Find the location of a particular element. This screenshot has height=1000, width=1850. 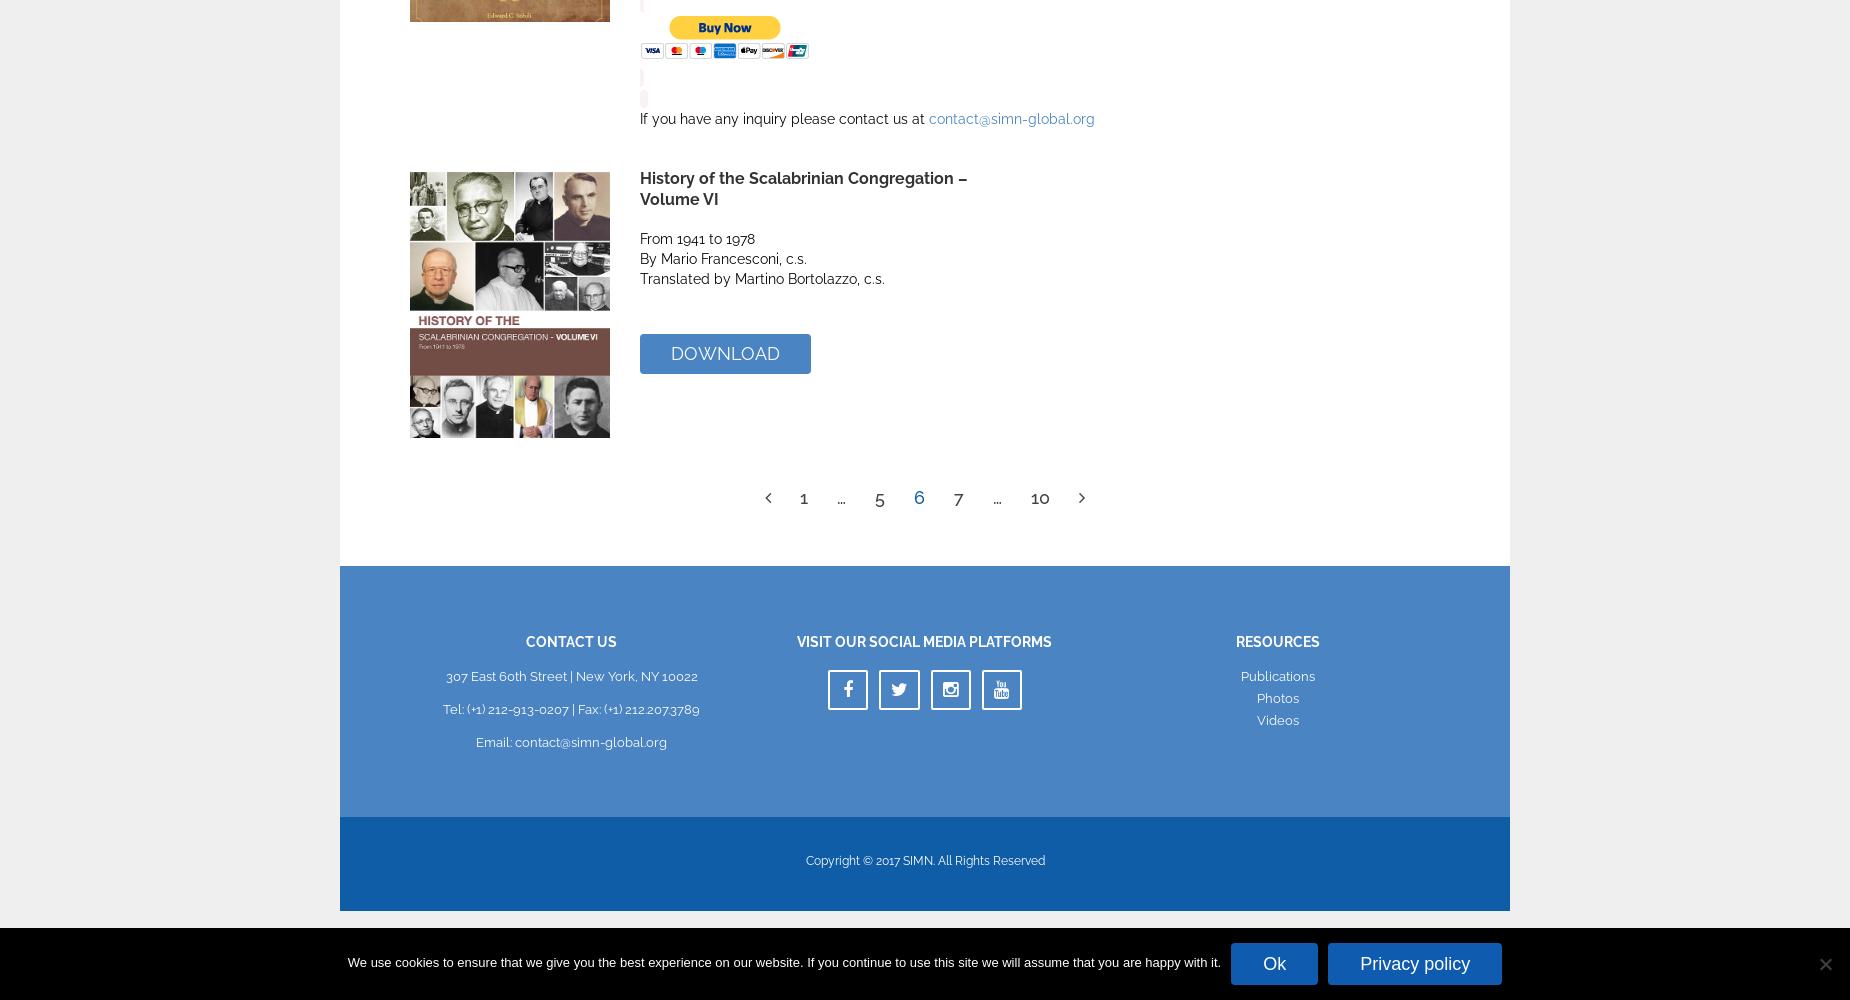

'6' is located at coordinates (914, 495).